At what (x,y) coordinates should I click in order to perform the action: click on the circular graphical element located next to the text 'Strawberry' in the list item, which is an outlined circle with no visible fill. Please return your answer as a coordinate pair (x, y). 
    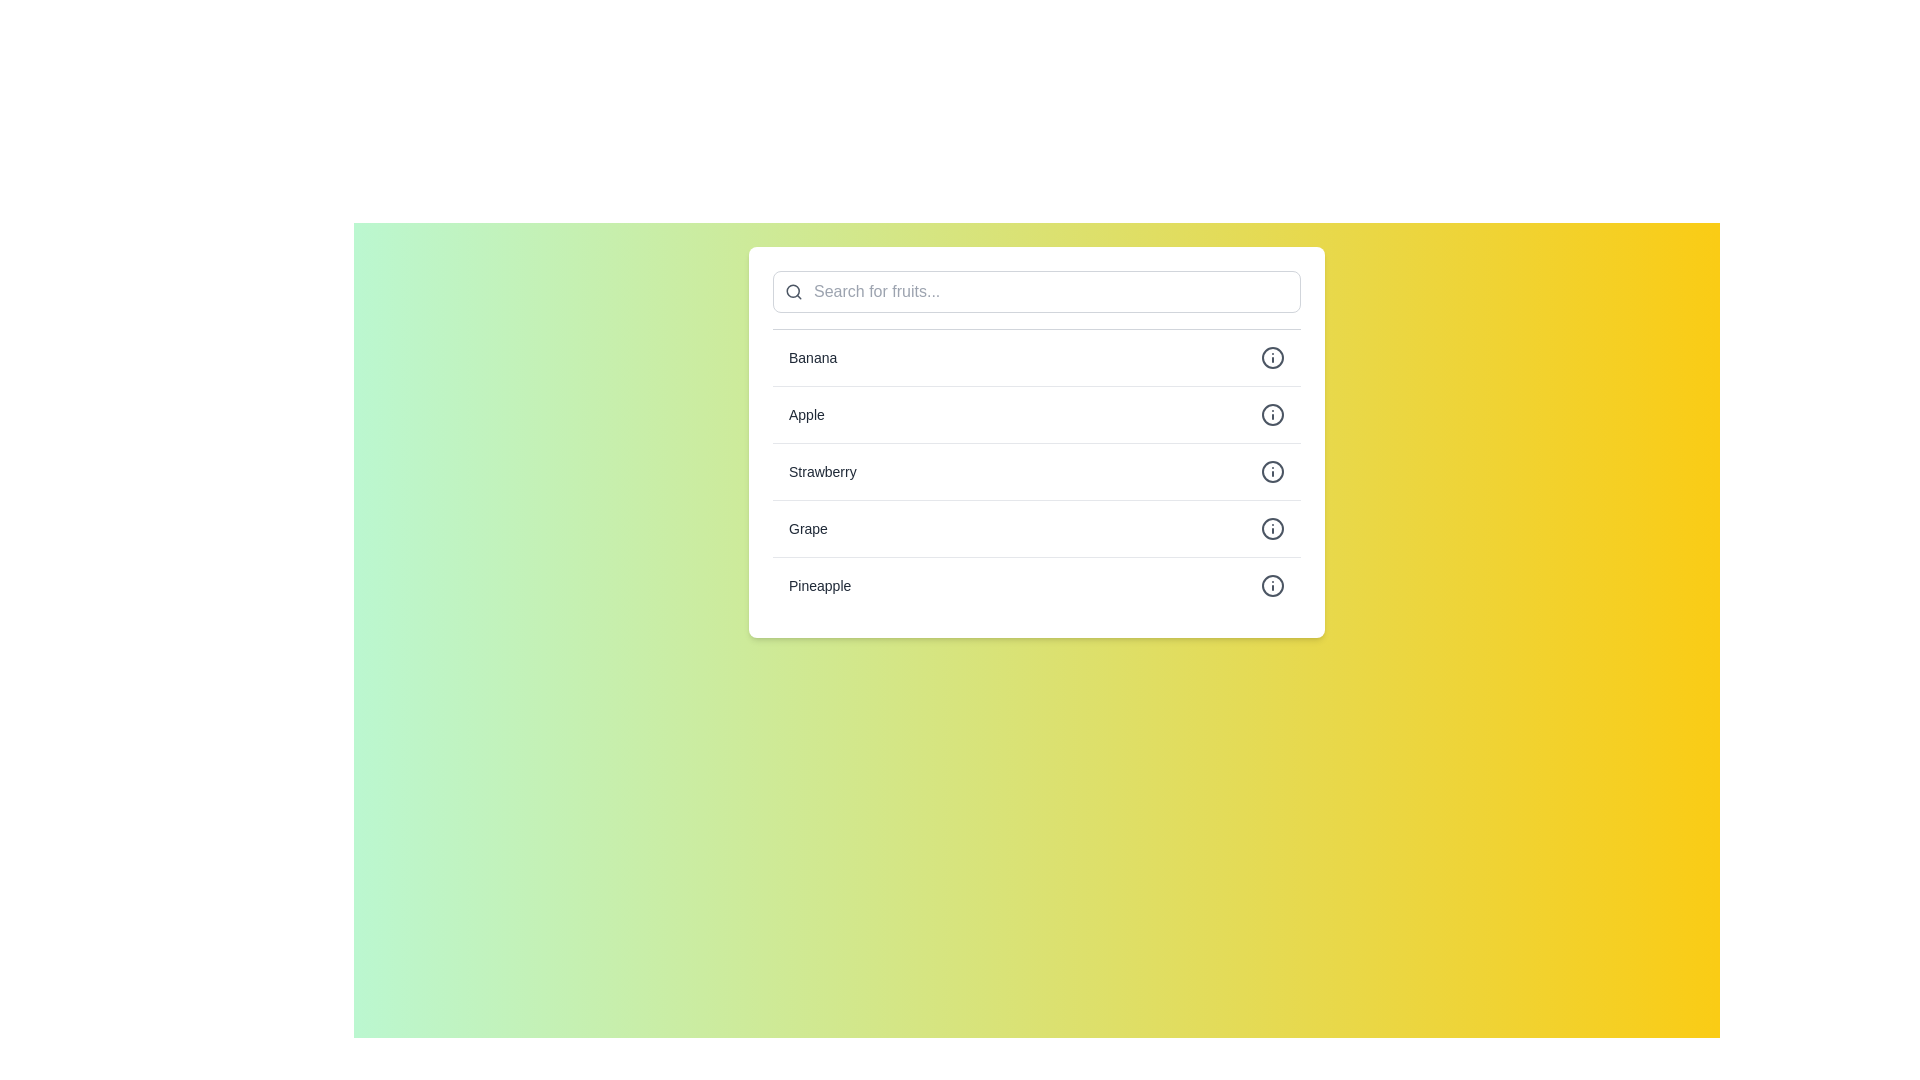
    Looking at the image, I should click on (1271, 471).